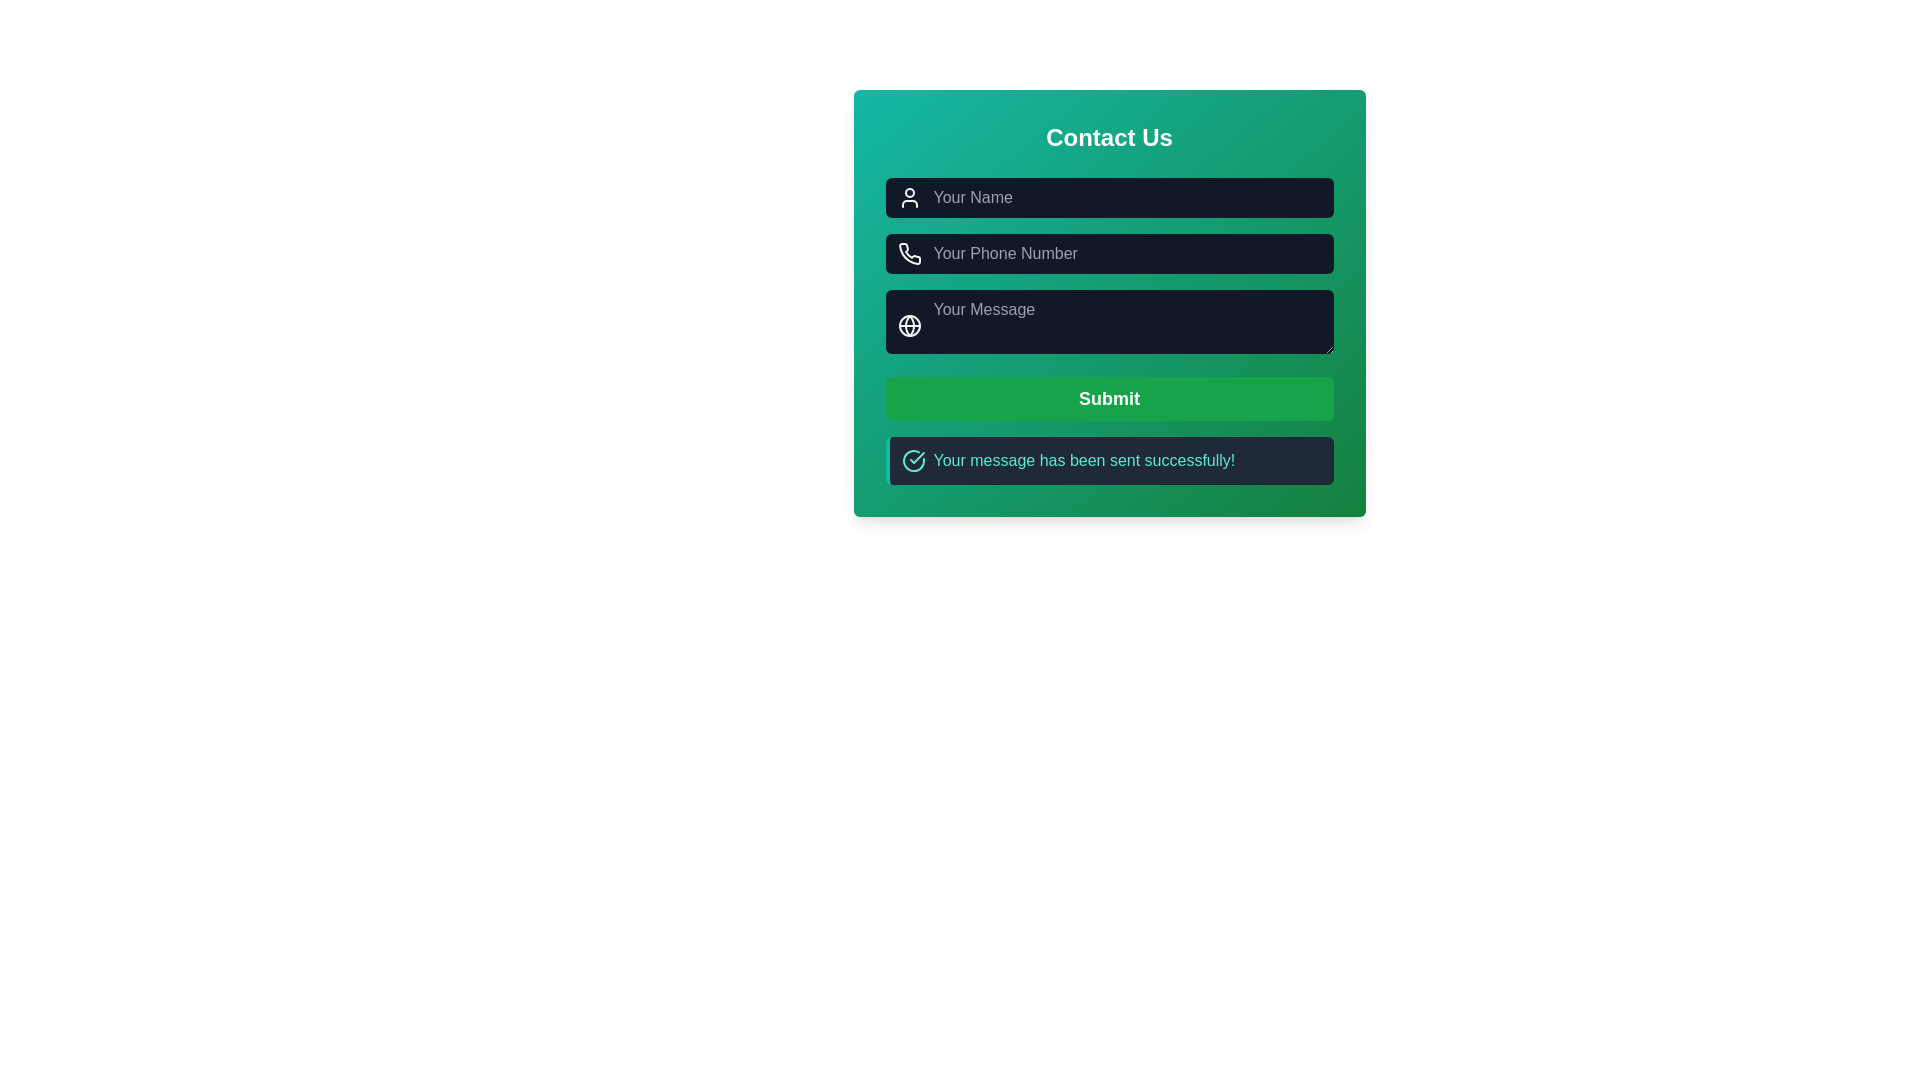 This screenshot has height=1080, width=1920. I want to click on the Notification message box that displays the message 'Your message has been sent successfully!' with a teal left border and a checkmark icon, so click(1108, 461).